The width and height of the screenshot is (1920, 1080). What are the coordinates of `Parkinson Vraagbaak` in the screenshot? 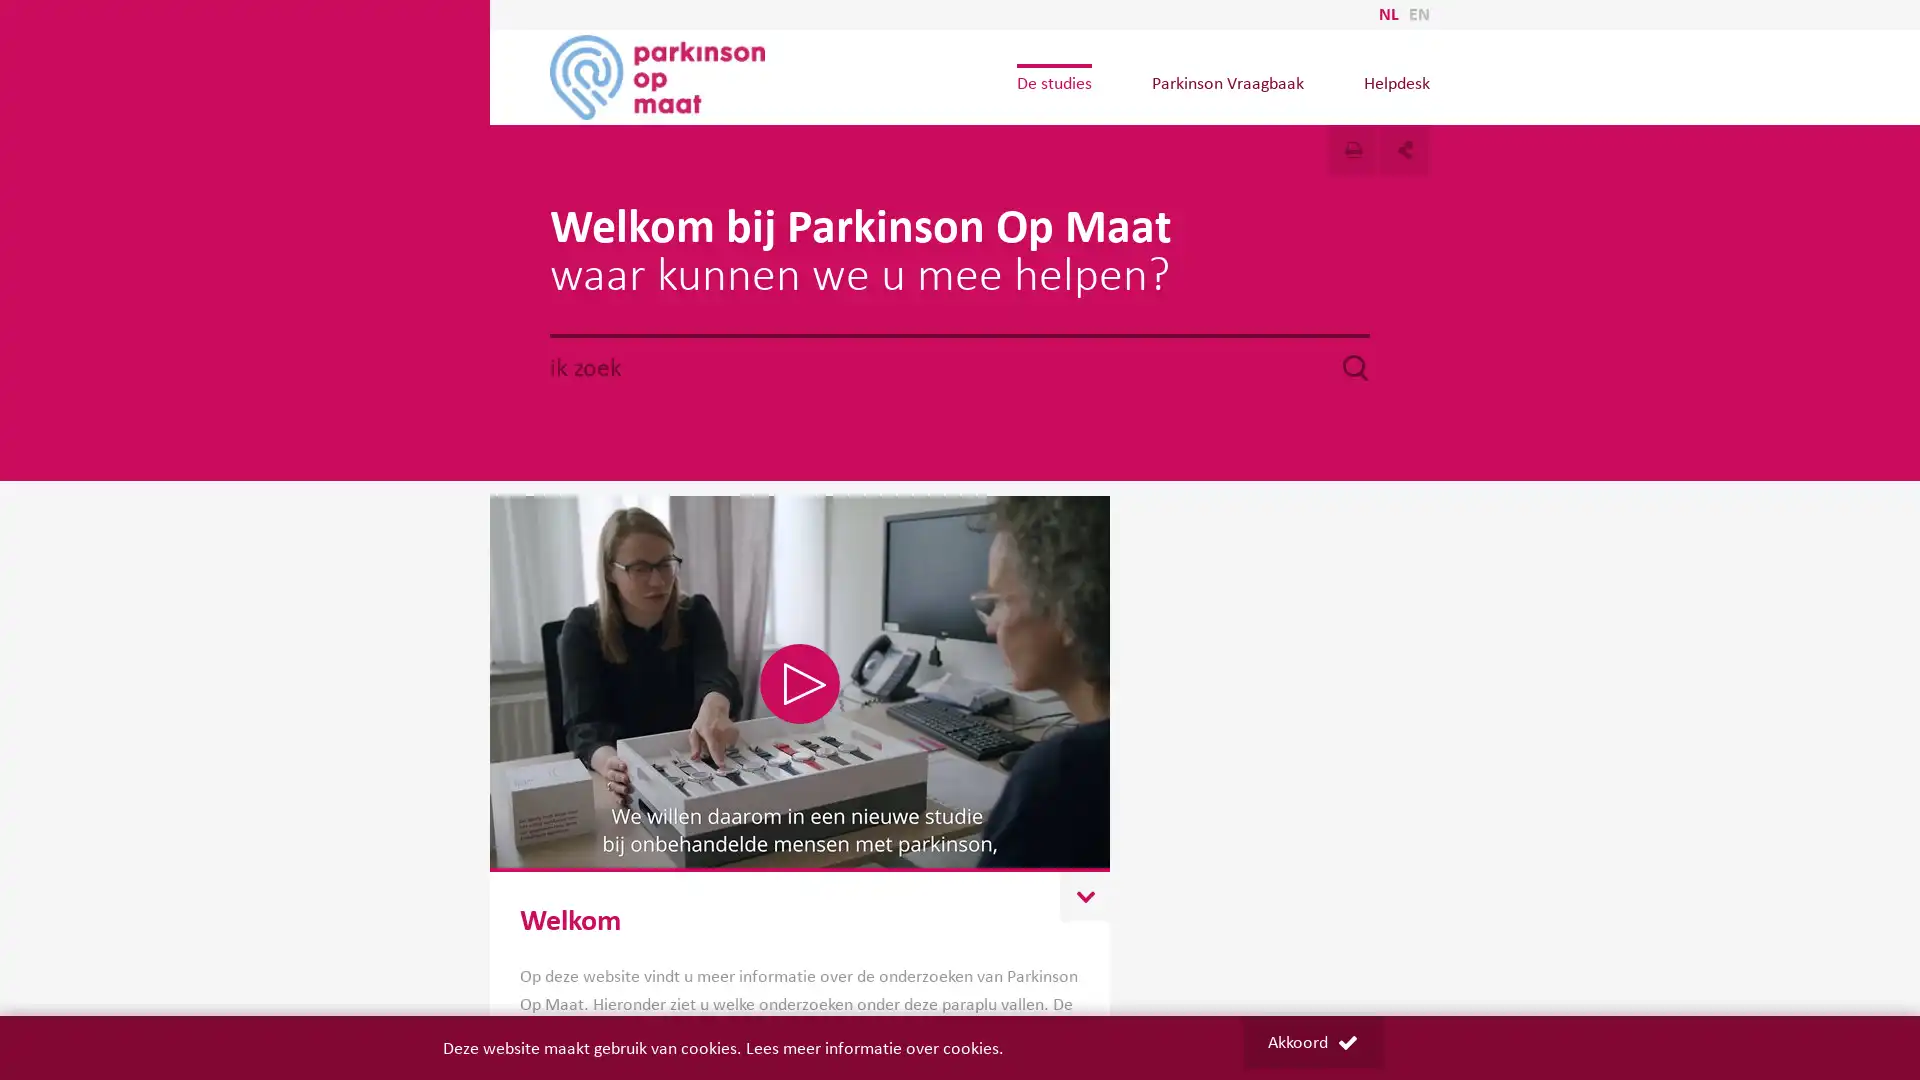 It's located at (1226, 82).